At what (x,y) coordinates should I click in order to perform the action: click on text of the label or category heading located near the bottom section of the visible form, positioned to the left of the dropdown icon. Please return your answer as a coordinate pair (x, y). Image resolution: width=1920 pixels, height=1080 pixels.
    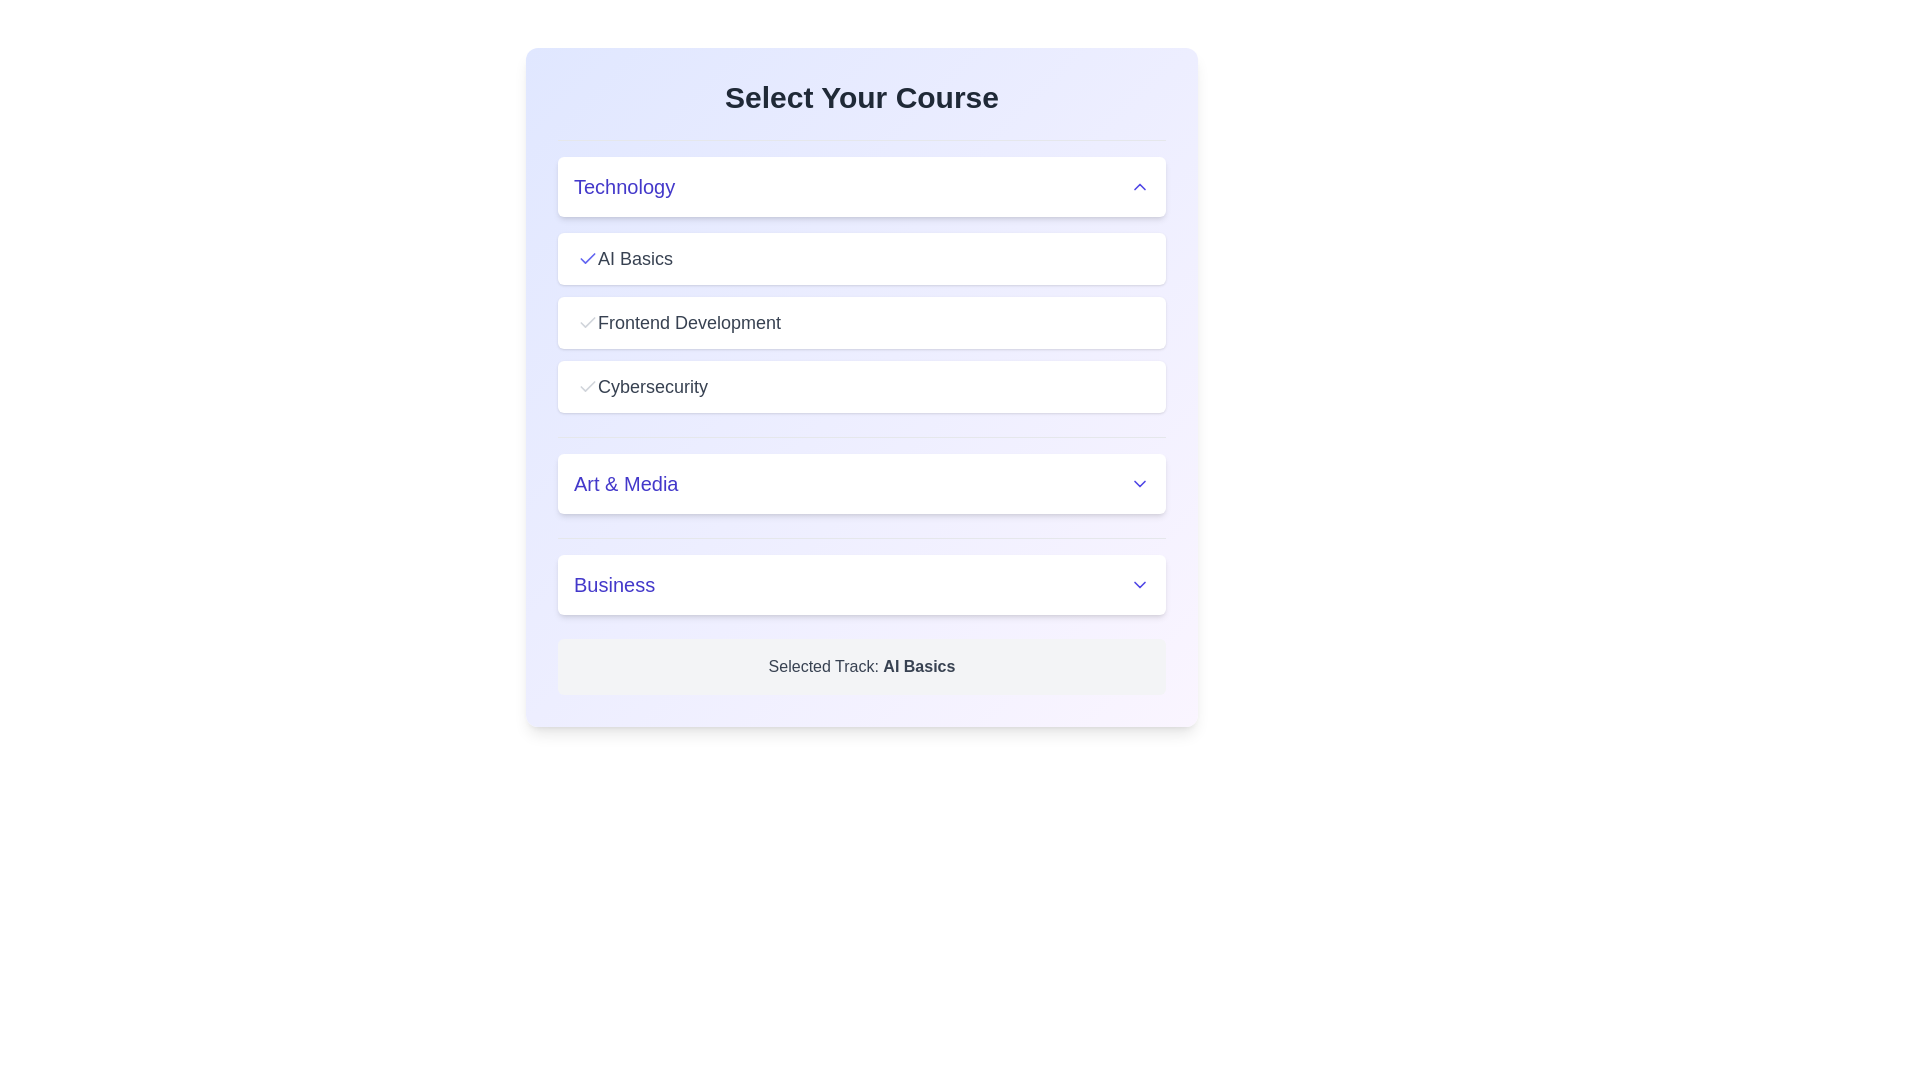
    Looking at the image, I should click on (613, 585).